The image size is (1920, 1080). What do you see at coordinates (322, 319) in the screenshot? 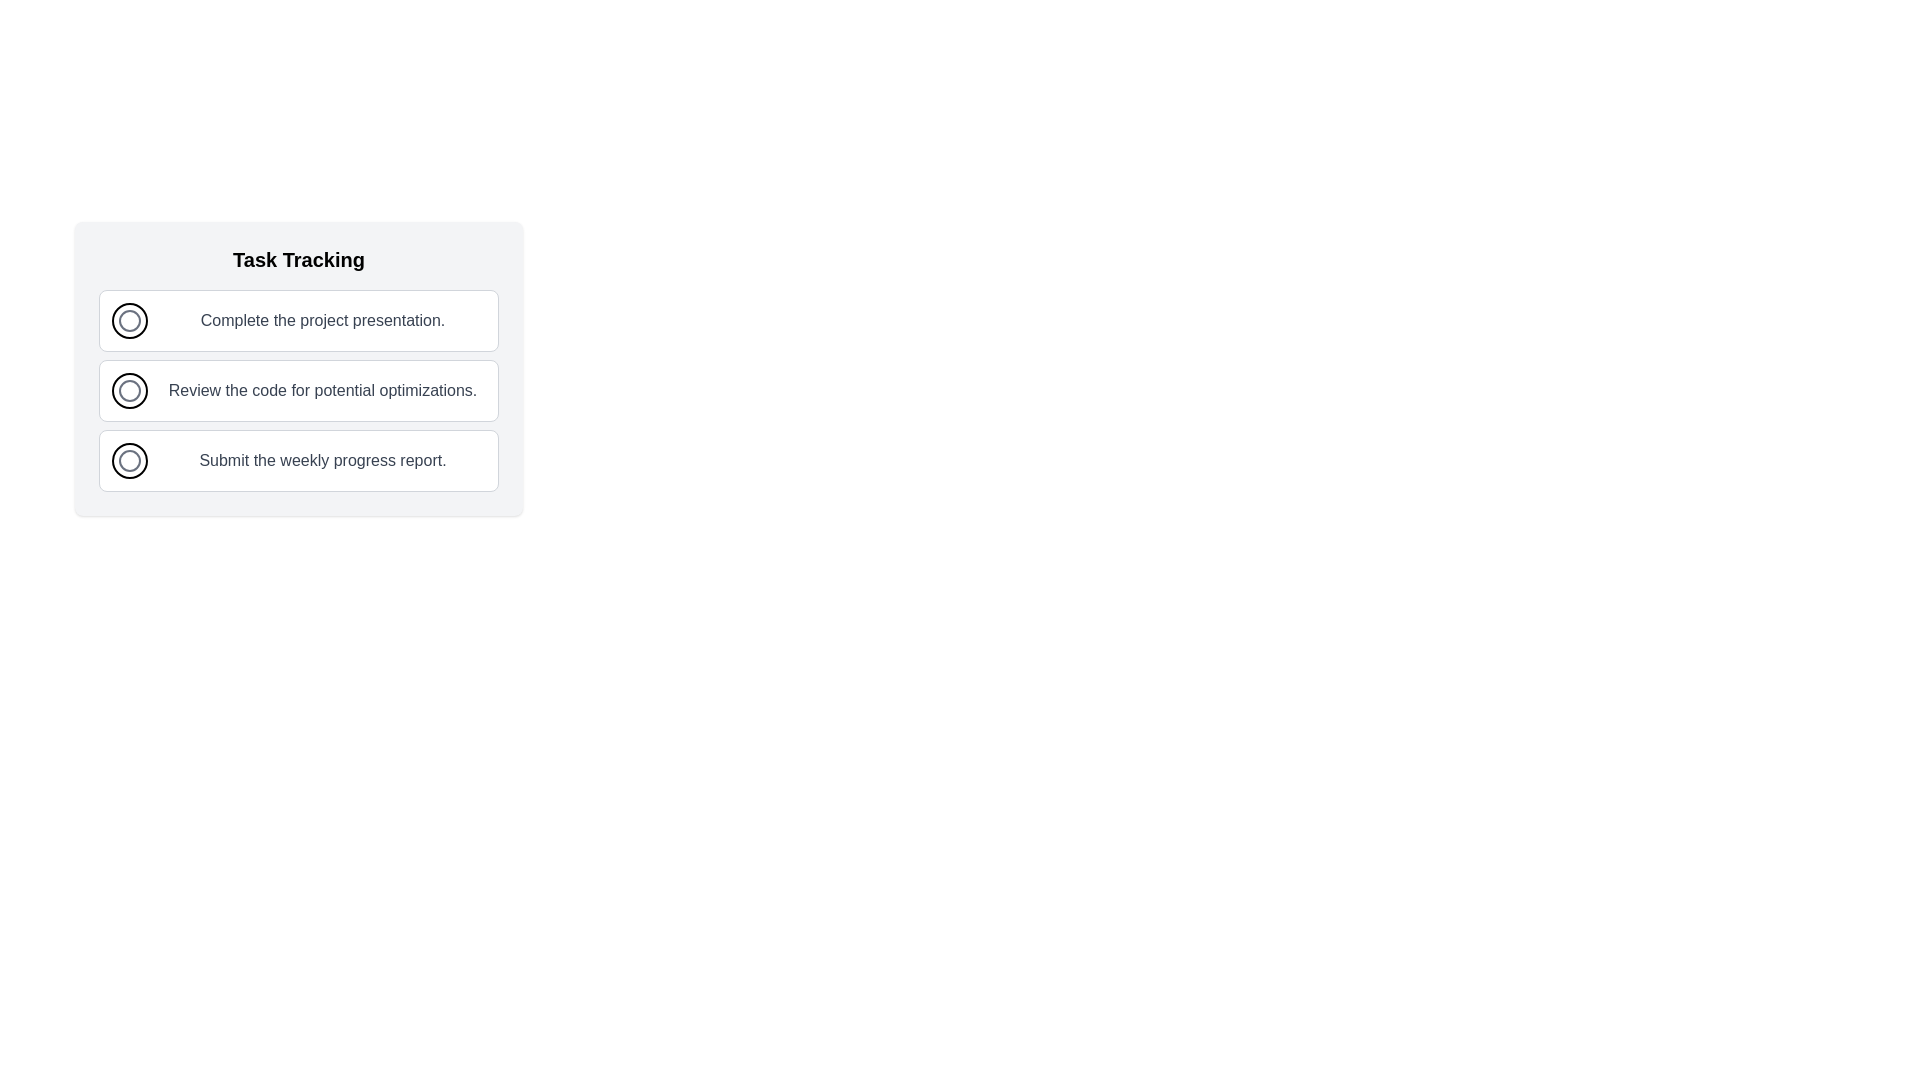
I see `the text label that reads 'Complete the project presentation.' which is part of a task list and located to the right of its corresponding circular checkbox` at bounding box center [322, 319].